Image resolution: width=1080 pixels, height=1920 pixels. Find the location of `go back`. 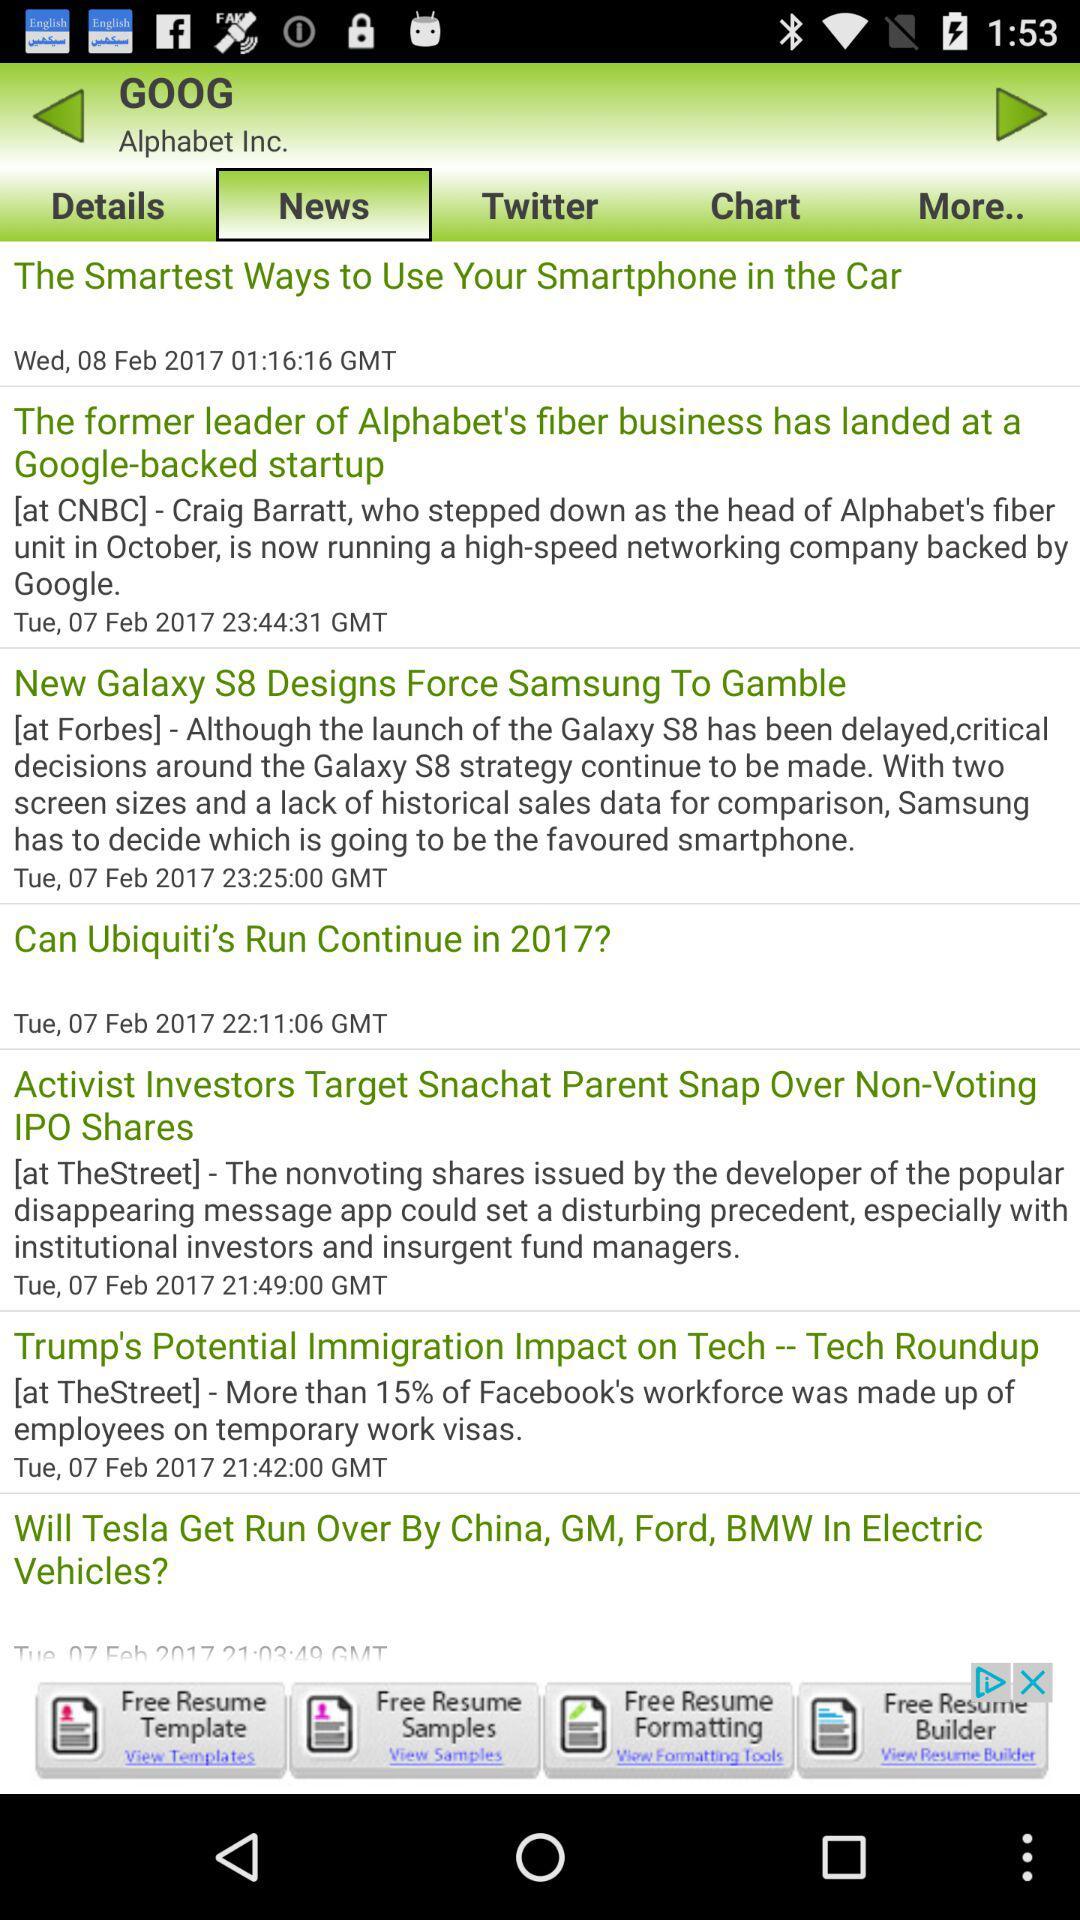

go back is located at coordinates (56, 114).